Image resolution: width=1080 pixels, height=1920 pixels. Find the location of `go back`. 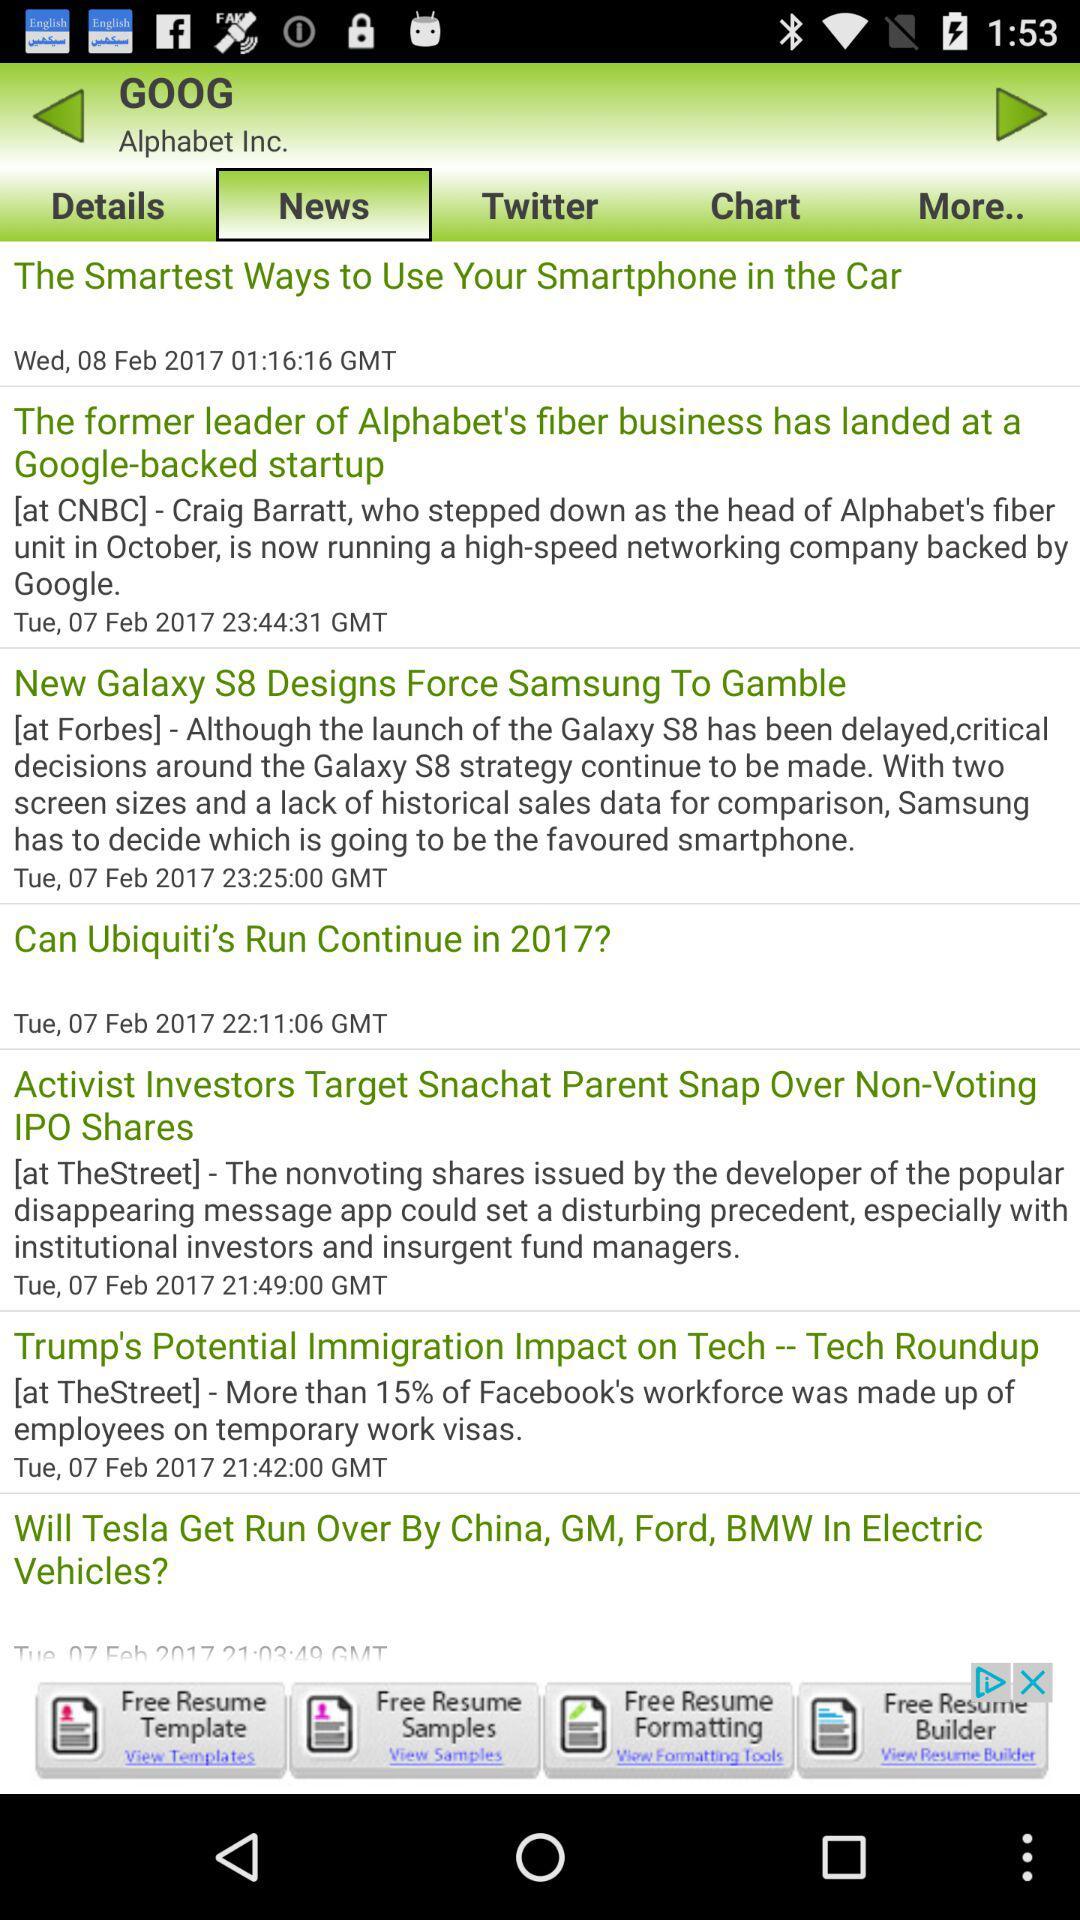

go back is located at coordinates (56, 114).